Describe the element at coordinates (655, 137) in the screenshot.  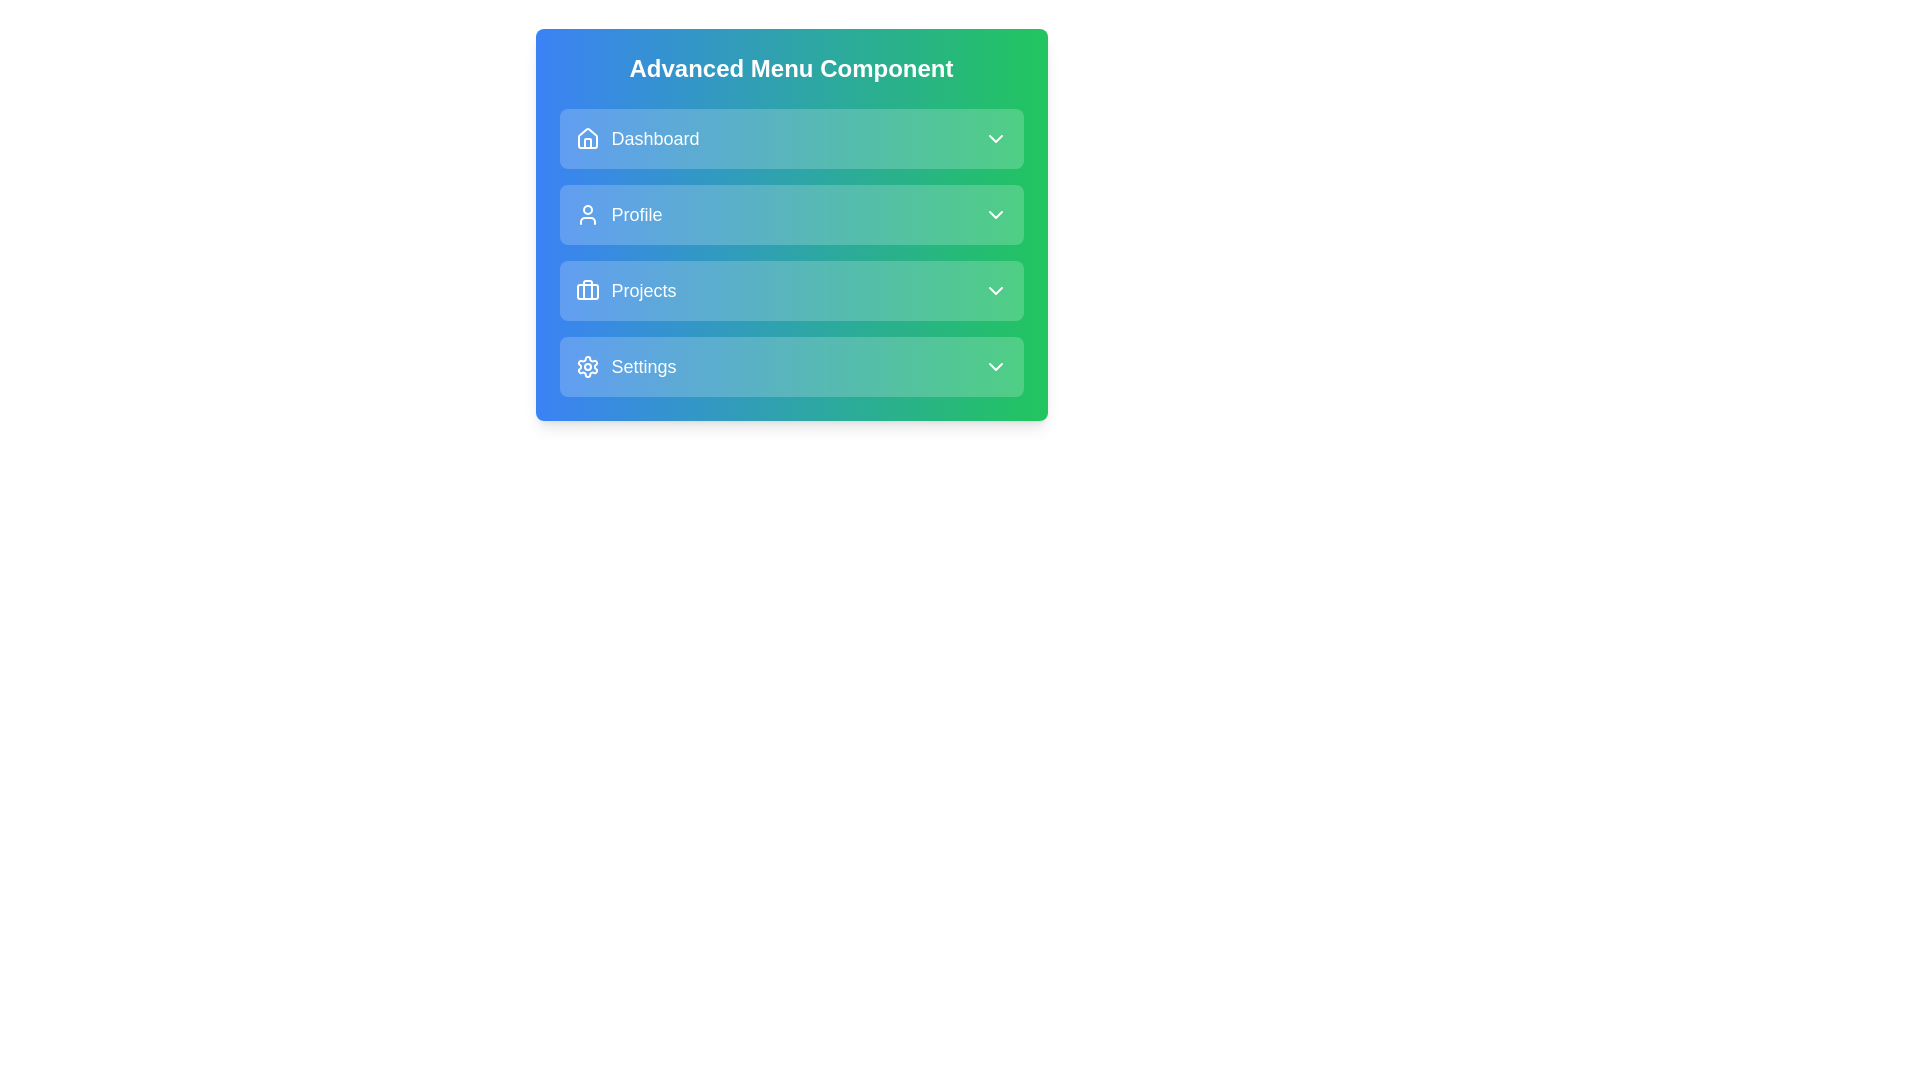
I see `the 'Dashboard' text label located in the first menu item of the 'Advanced Menu Component' interface, which is styled to blend with a blue-green gradient background` at that location.